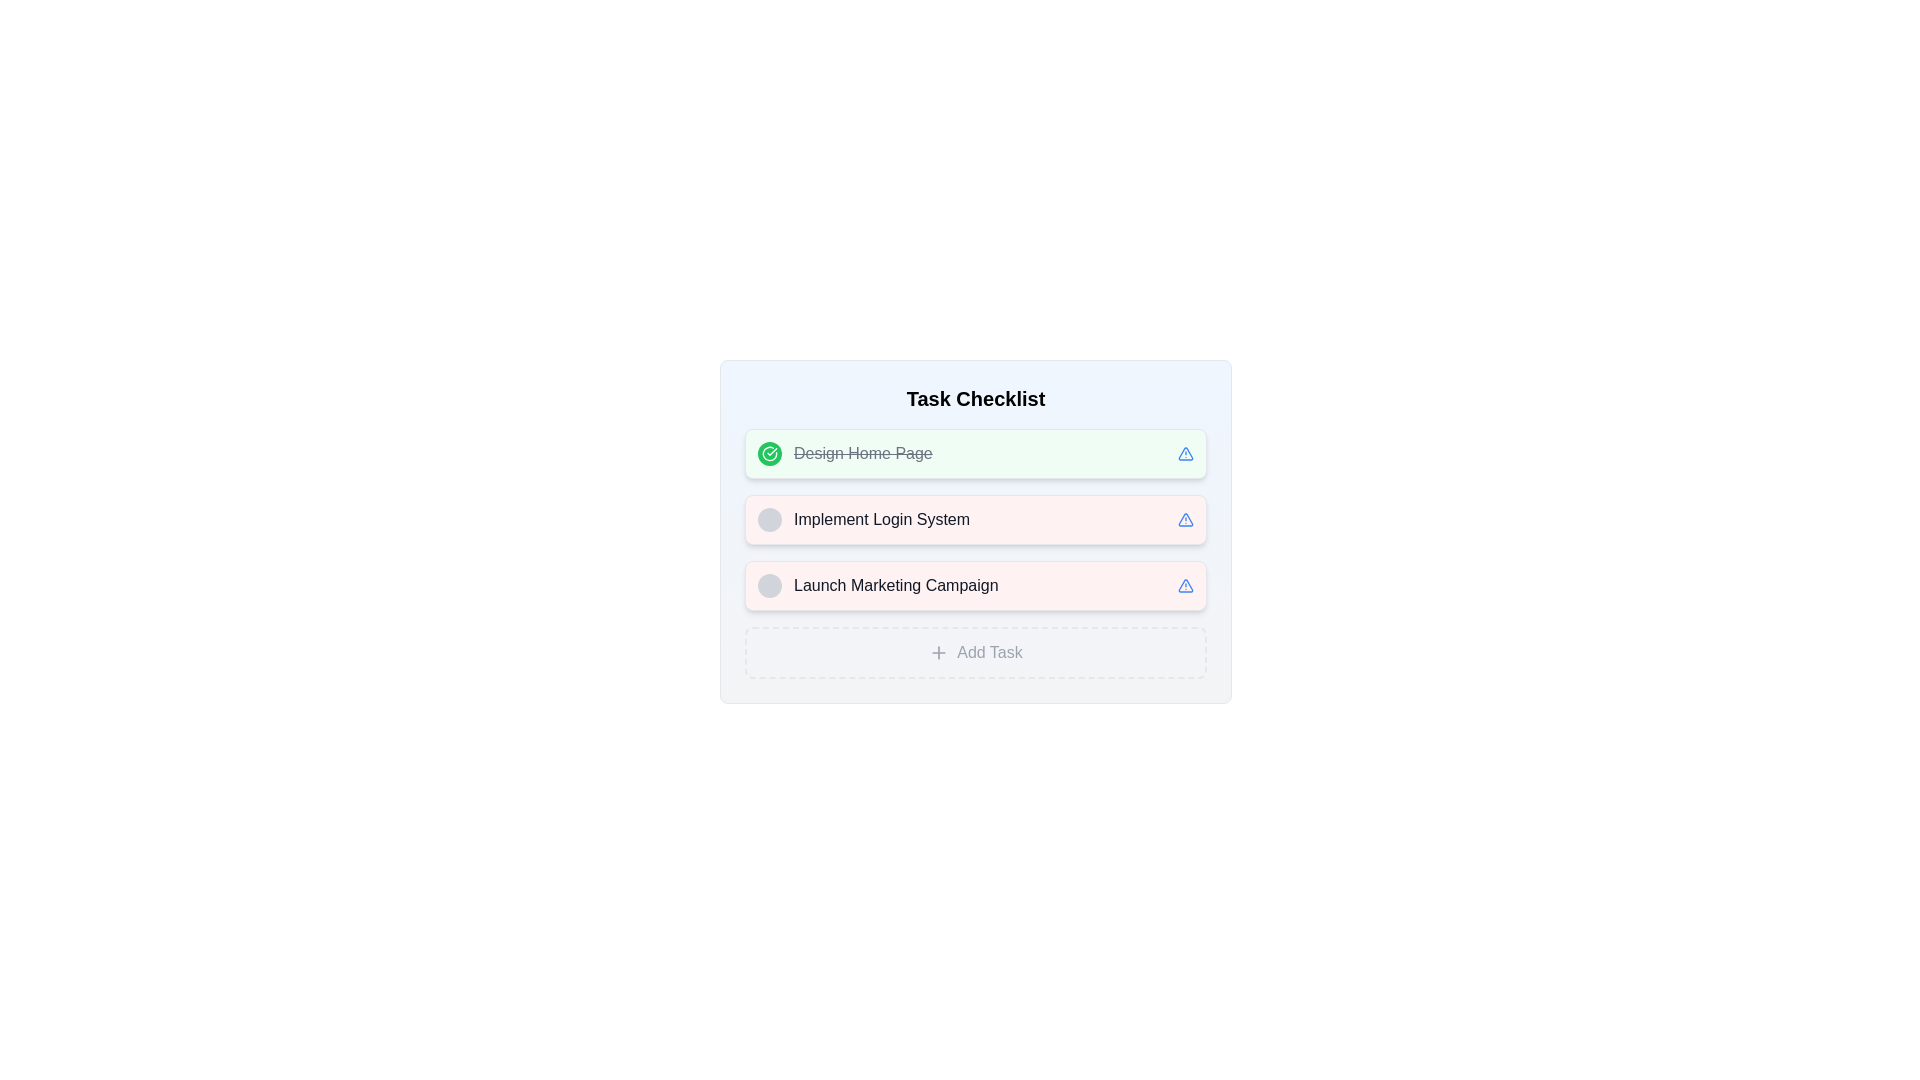  I want to click on the icon beside the list item displaying the task name 'Launch Marketing Campaign' in the checklist interface, so click(878, 585).